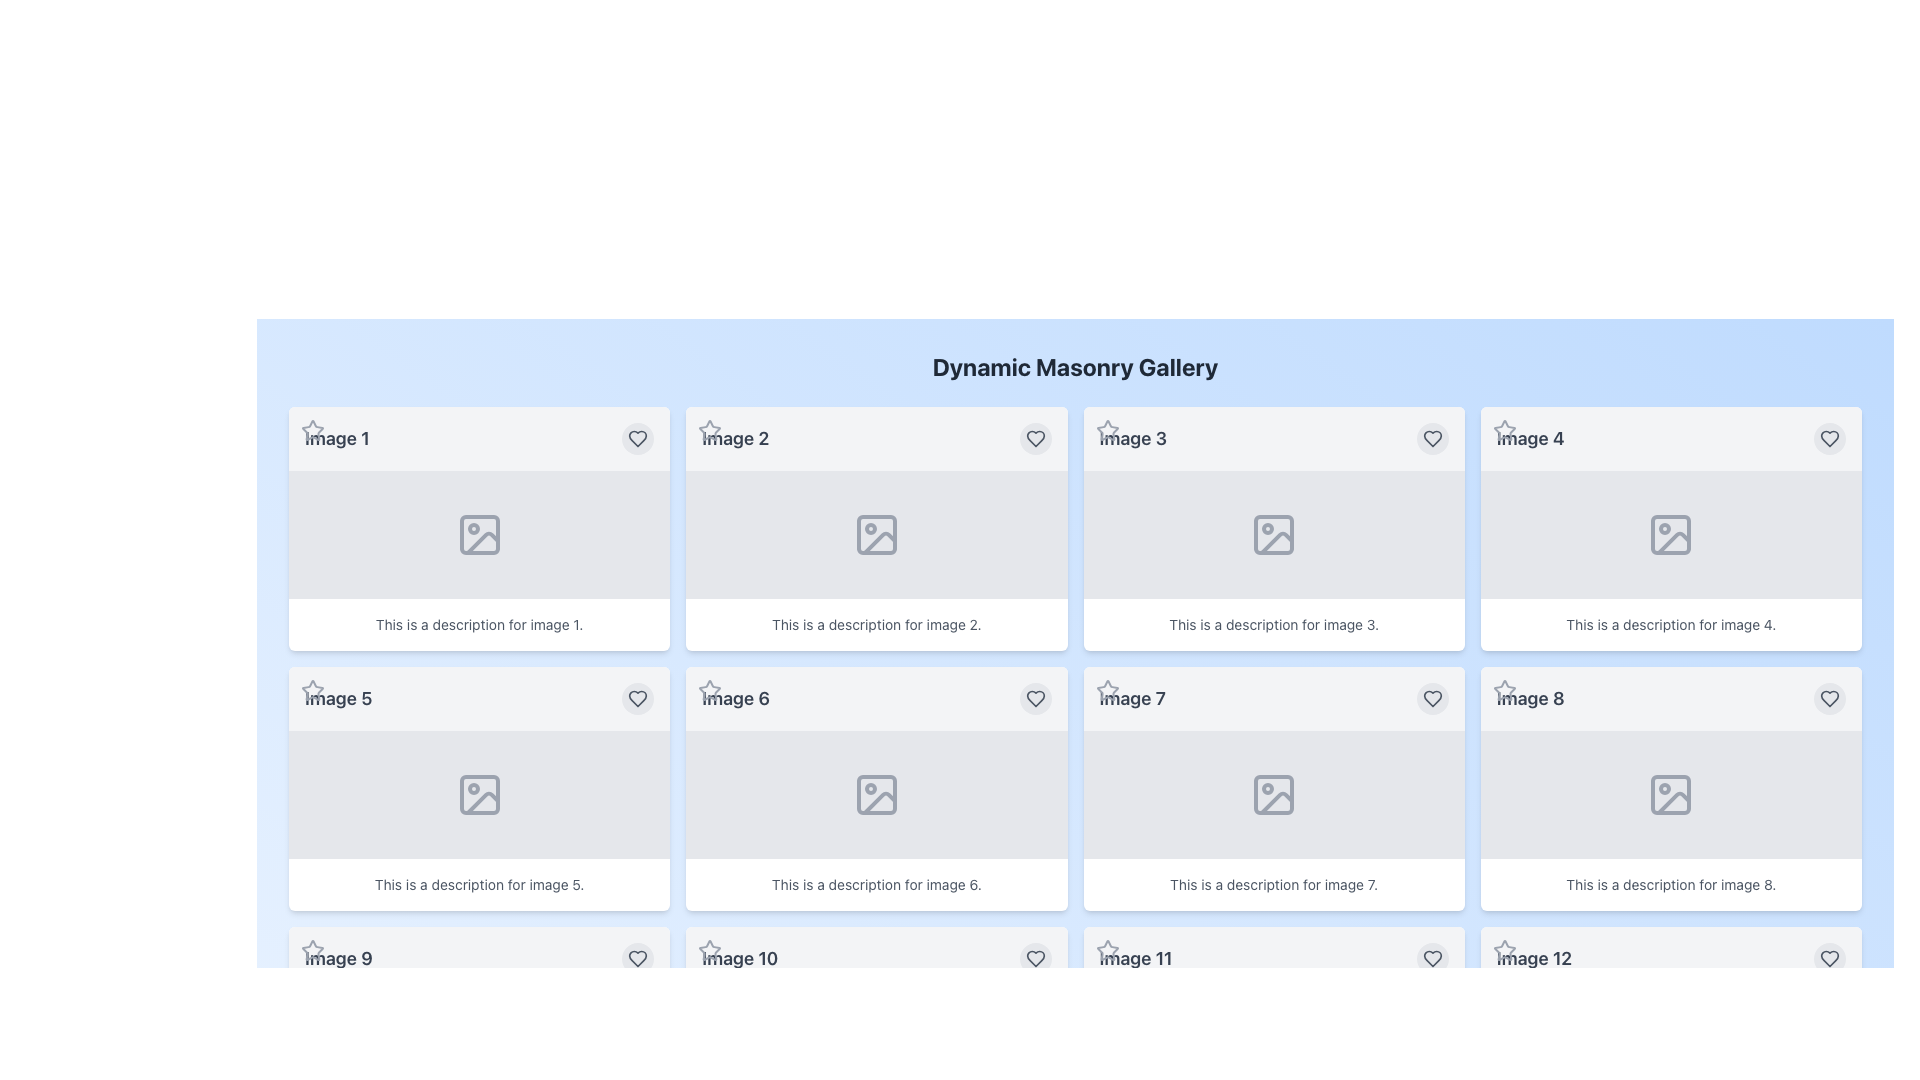 Image resolution: width=1920 pixels, height=1080 pixels. What do you see at coordinates (1431, 697) in the screenshot?
I see `the heart-shaped outline icon button in the top-right corner of the card for 'Image 7' to like or favorite it` at bounding box center [1431, 697].